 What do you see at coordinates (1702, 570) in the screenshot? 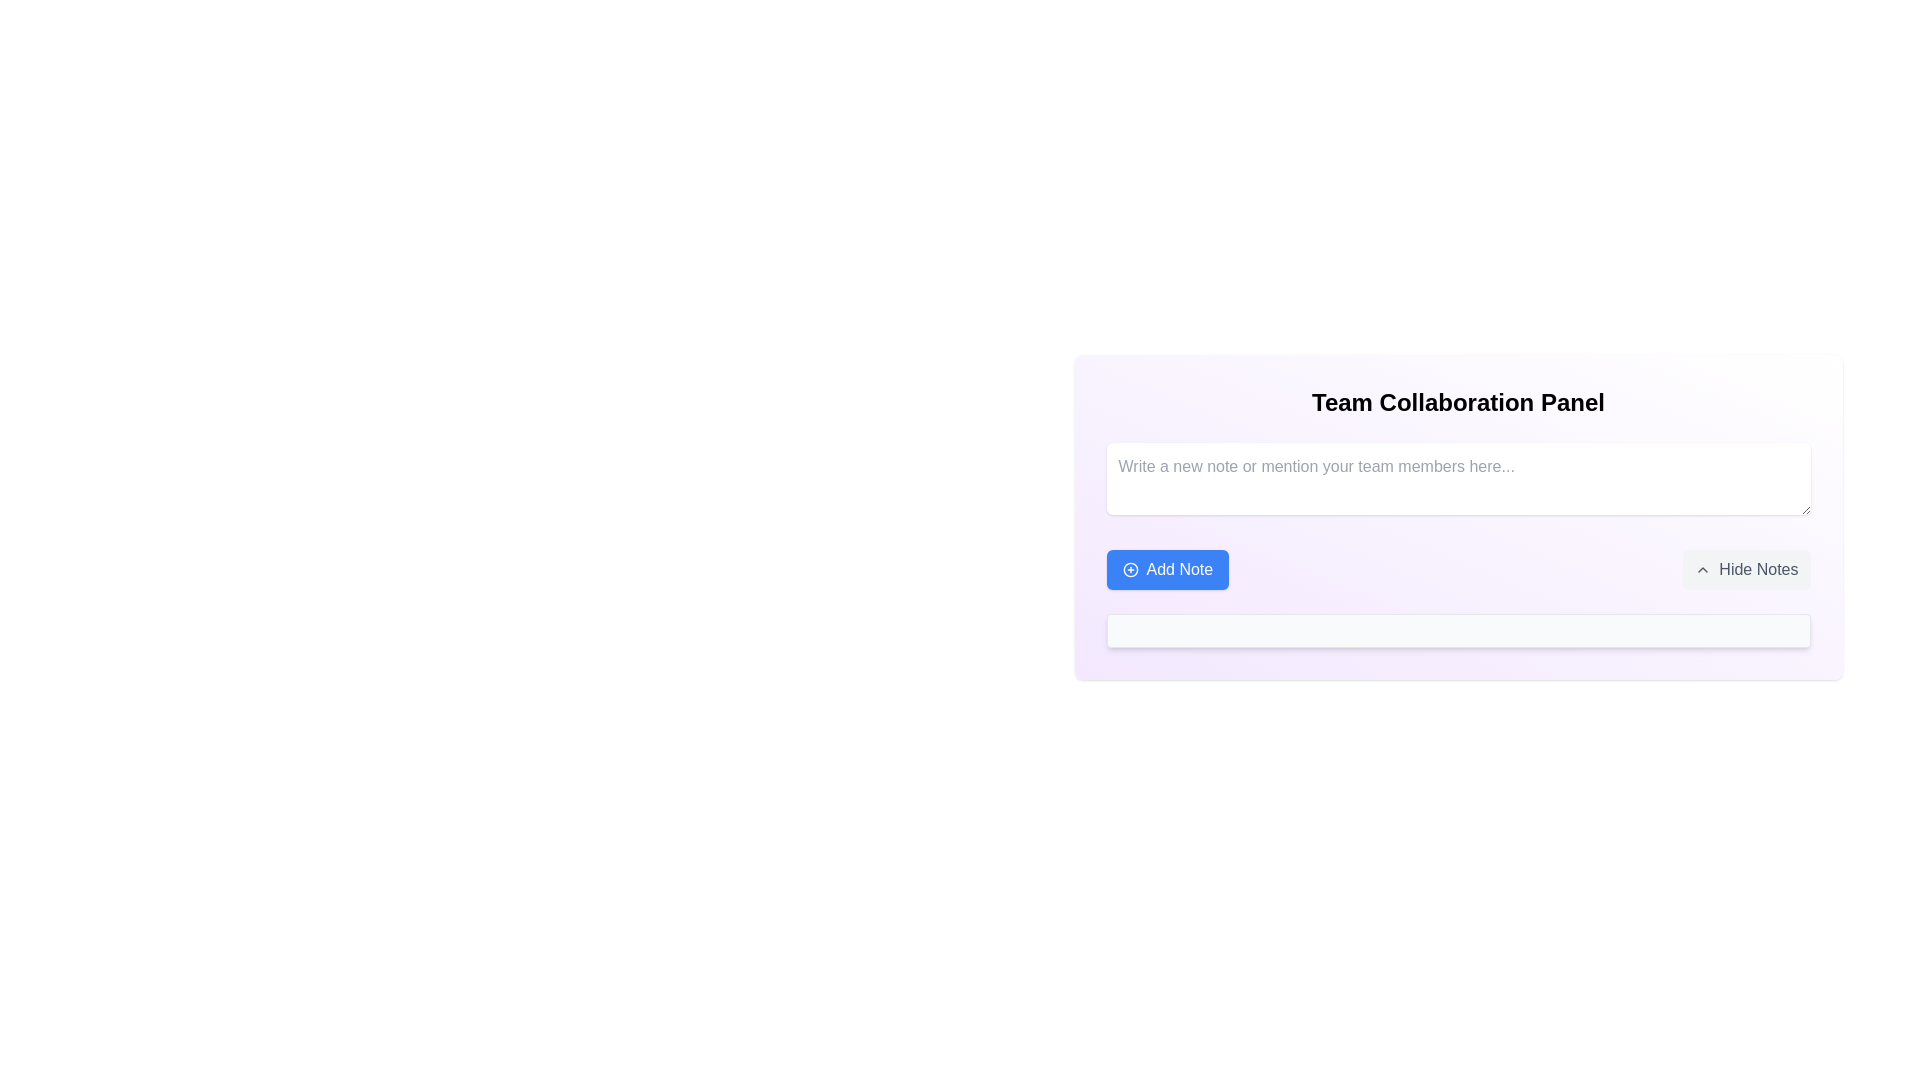
I see `the upward action icon that is part of the 'Hide Notes' button, located on the left side of the button` at bounding box center [1702, 570].